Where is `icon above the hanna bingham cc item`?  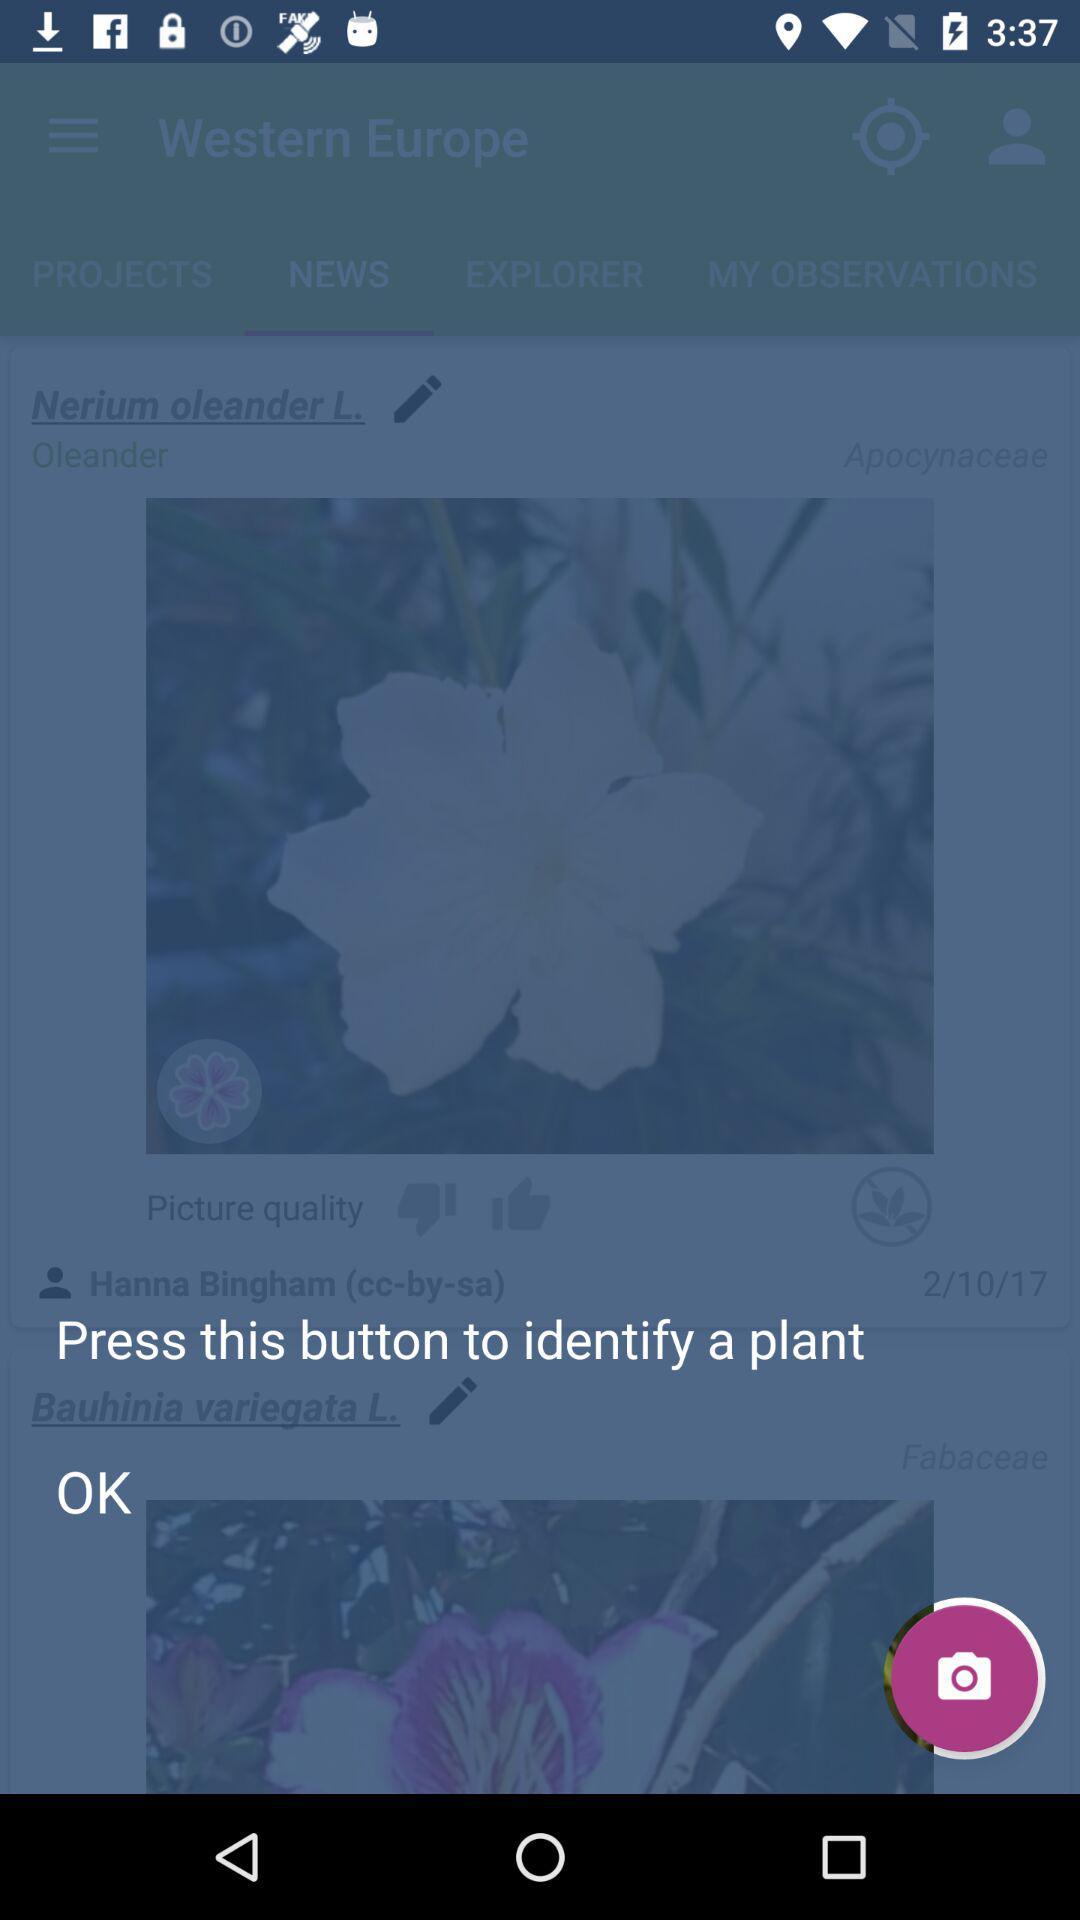 icon above the hanna bingham cc item is located at coordinates (425, 1205).